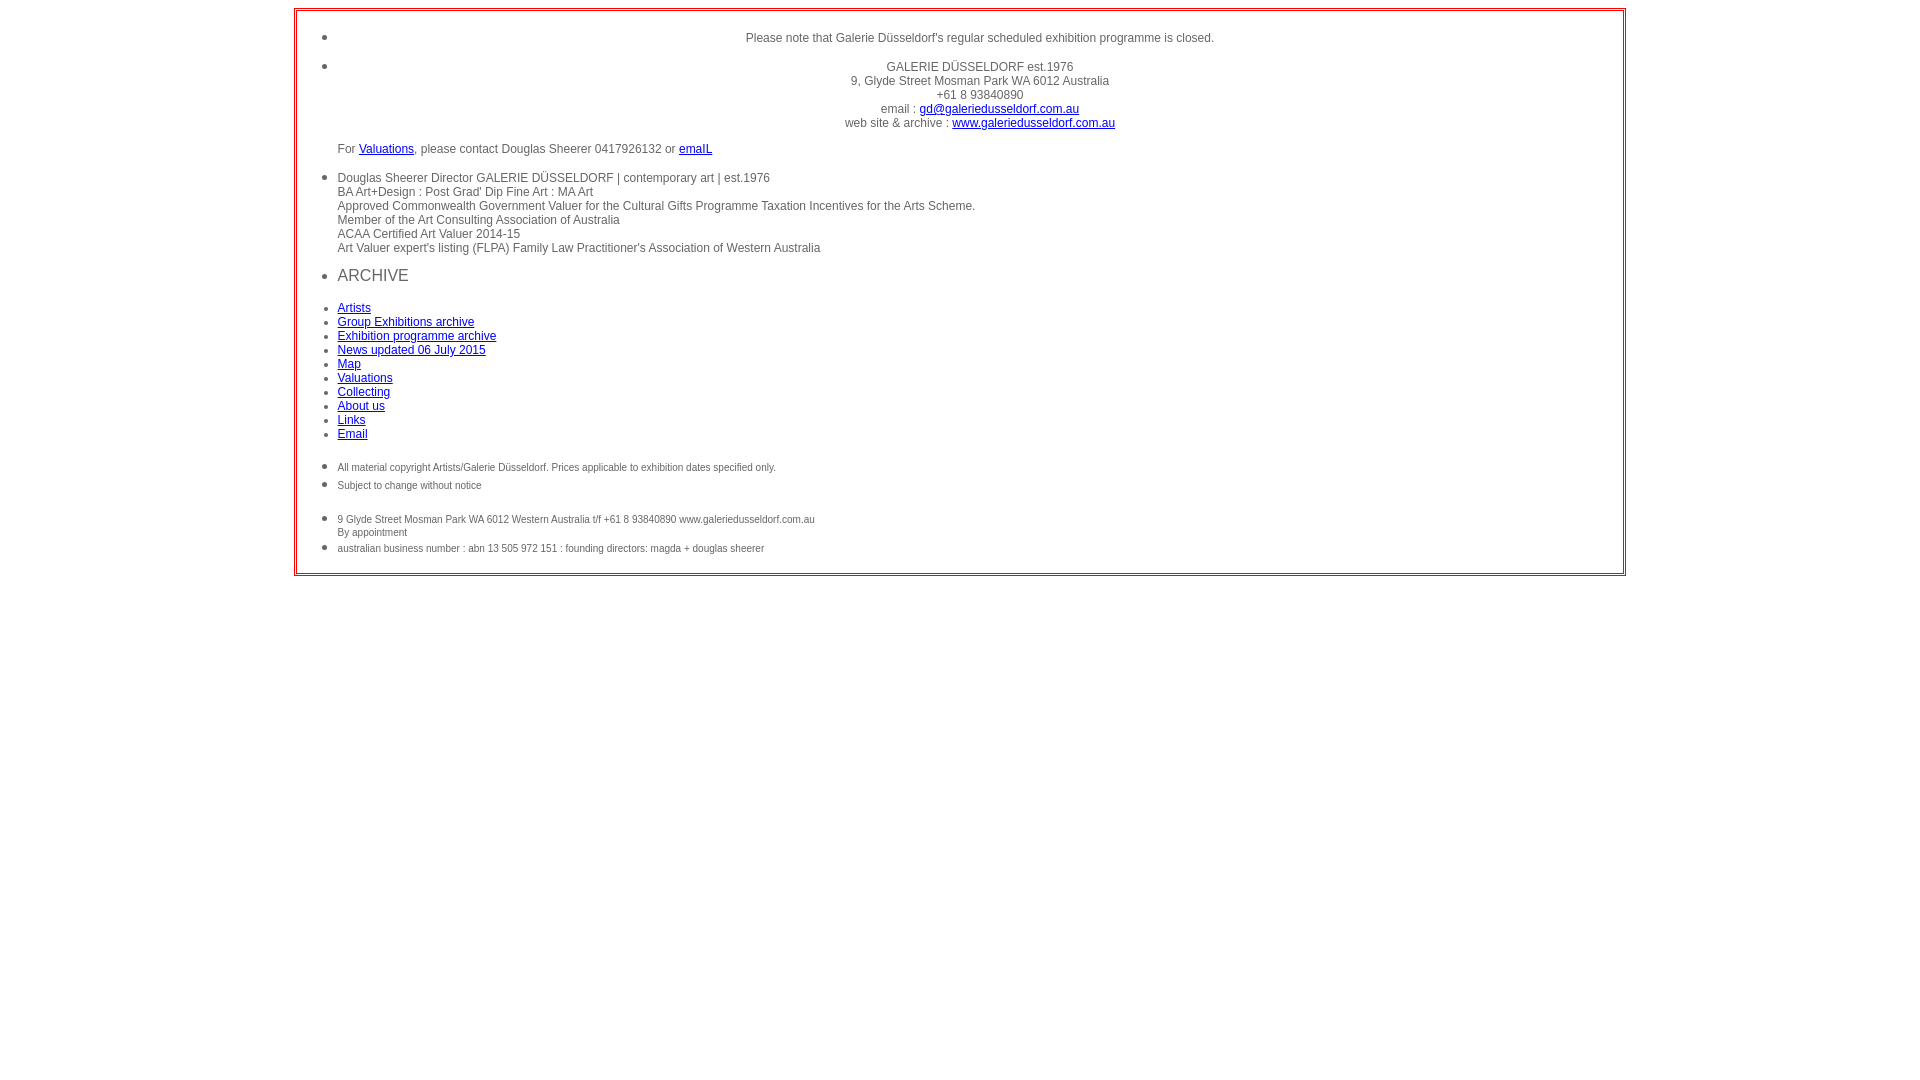 Image resolution: width=1920 pixels, height=1080 pixels. I want to click on 'Exhibition programme archive', so click(416, 334).